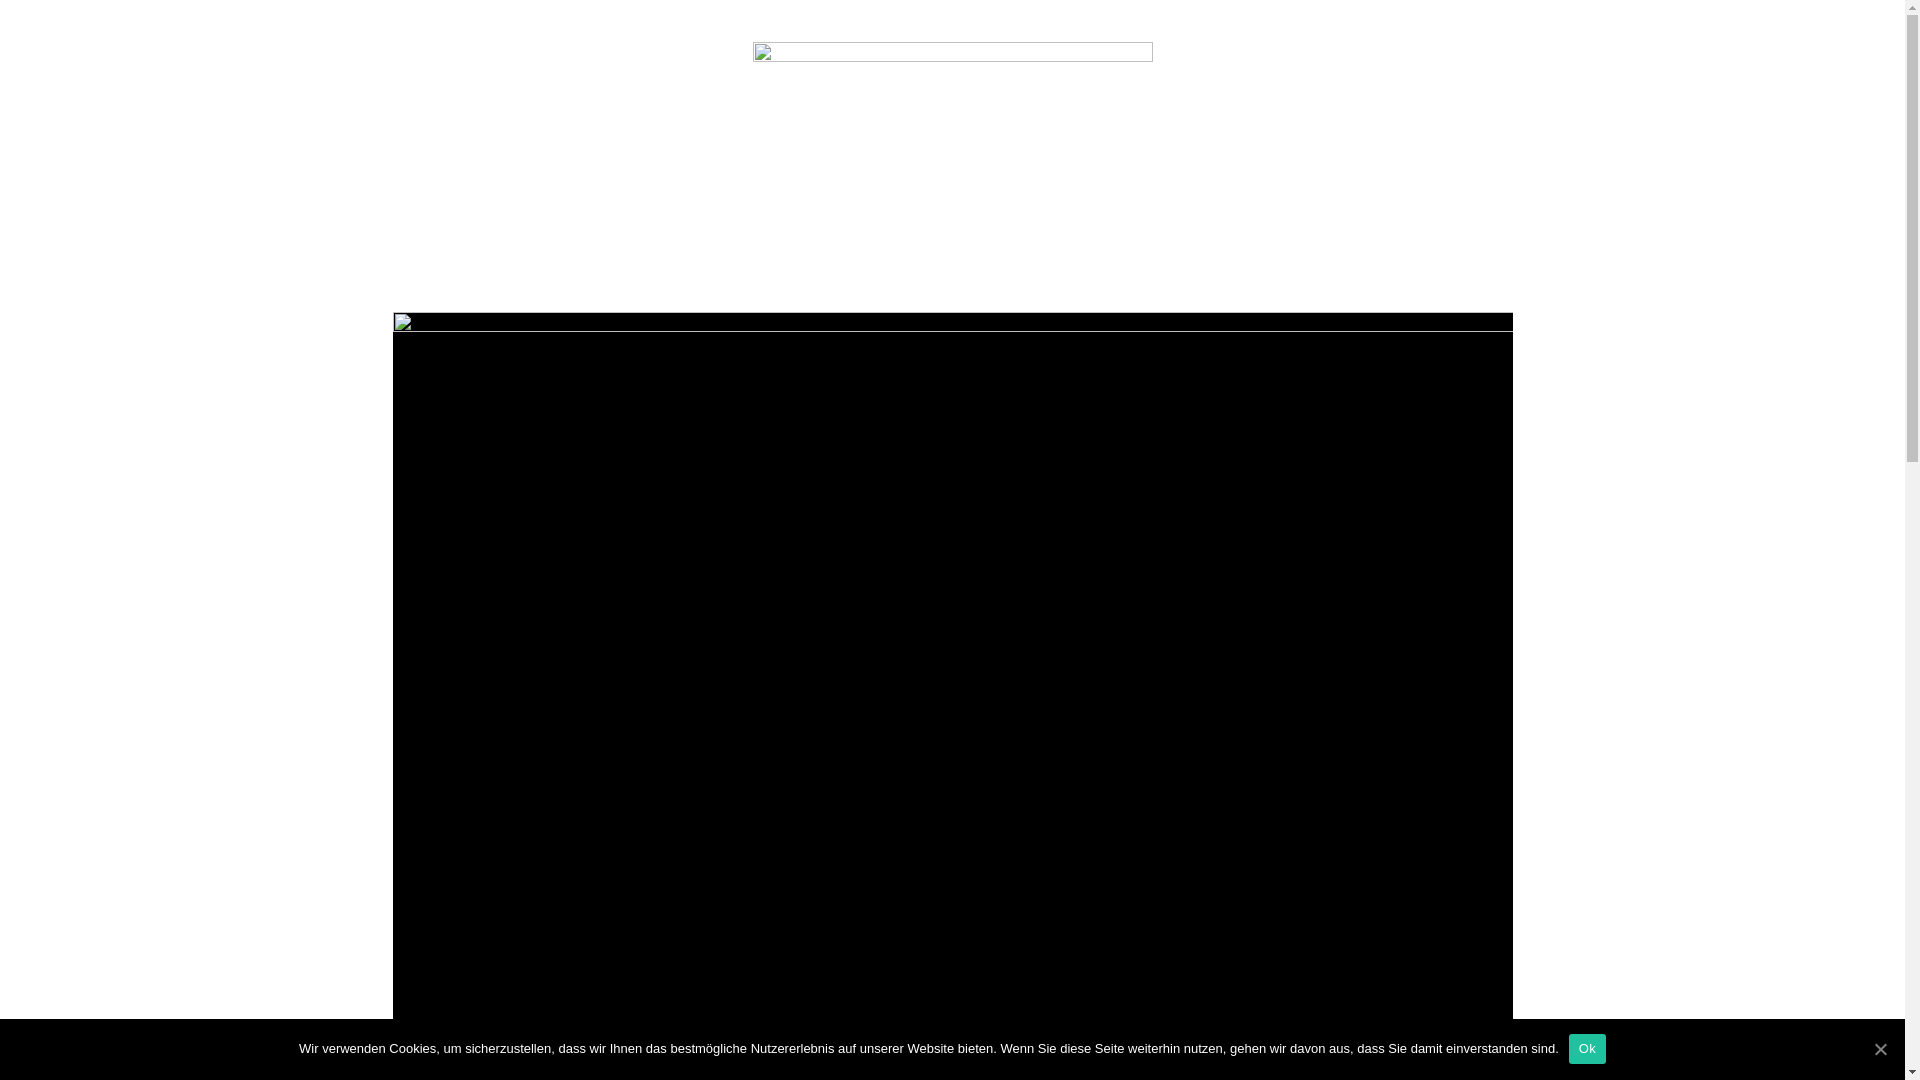 The height and width of the screenshot is (1080, 1920). I want to click on 'Ok', so click(1586, 1048).